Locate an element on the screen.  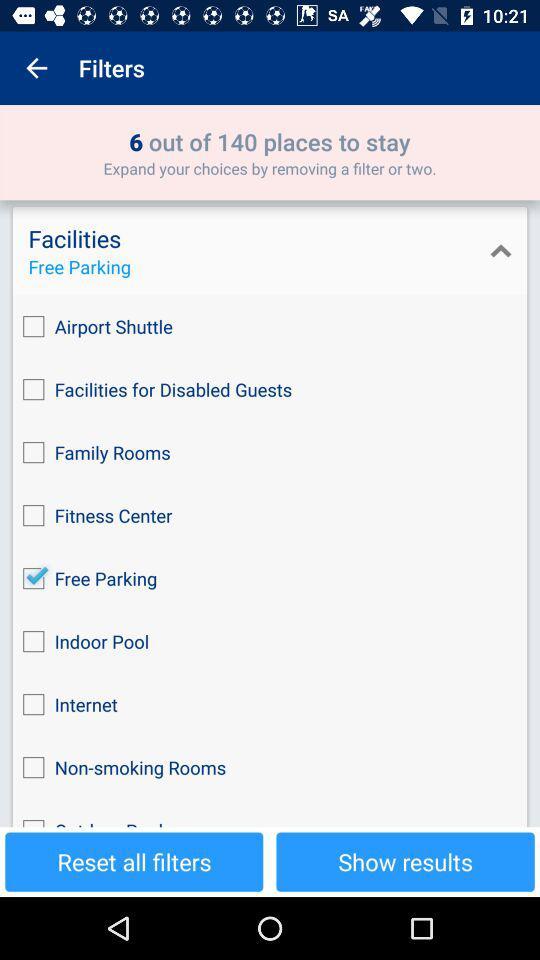
internet is located at coordinates (270, 704).